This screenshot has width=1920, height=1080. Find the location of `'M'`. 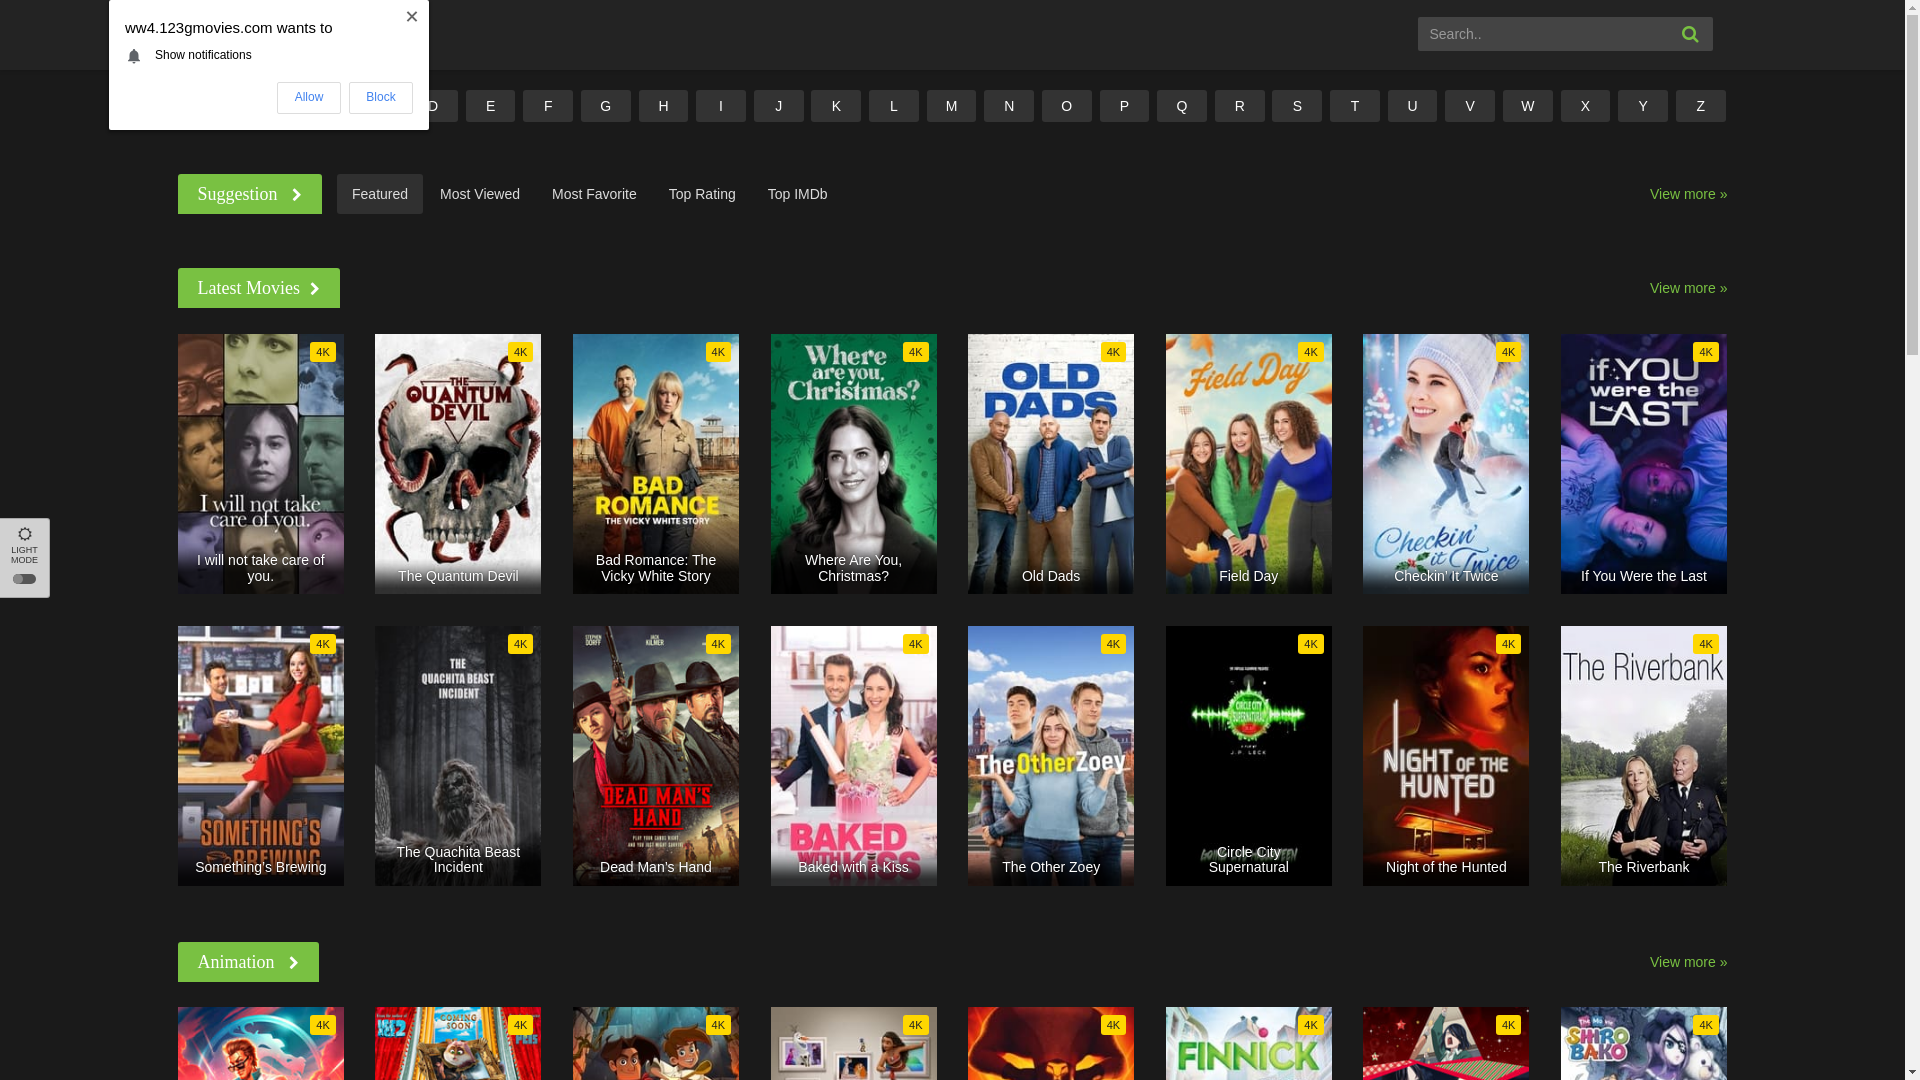

'M' is located at coordinates (950, 105).